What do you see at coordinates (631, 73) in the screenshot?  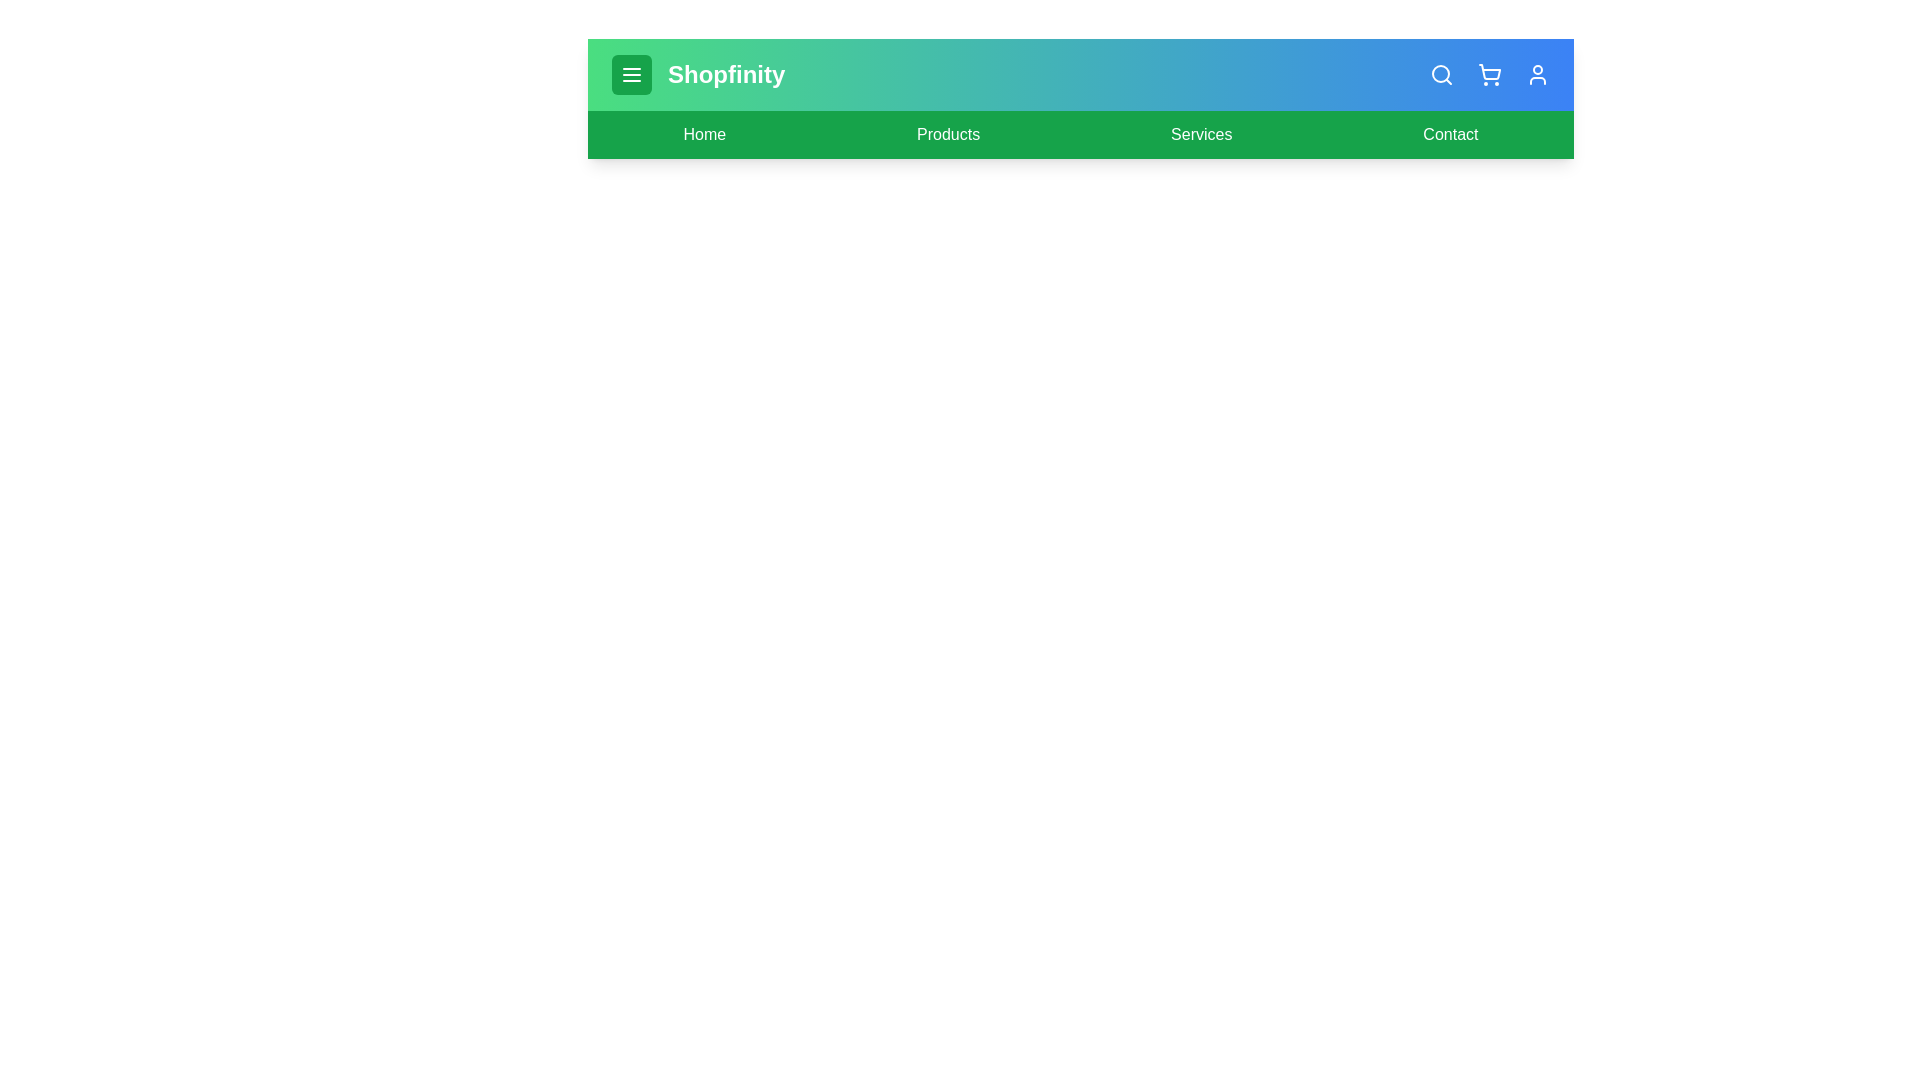 I see `the menu_button to observe its hover effect` at bounding box center [631, 73].